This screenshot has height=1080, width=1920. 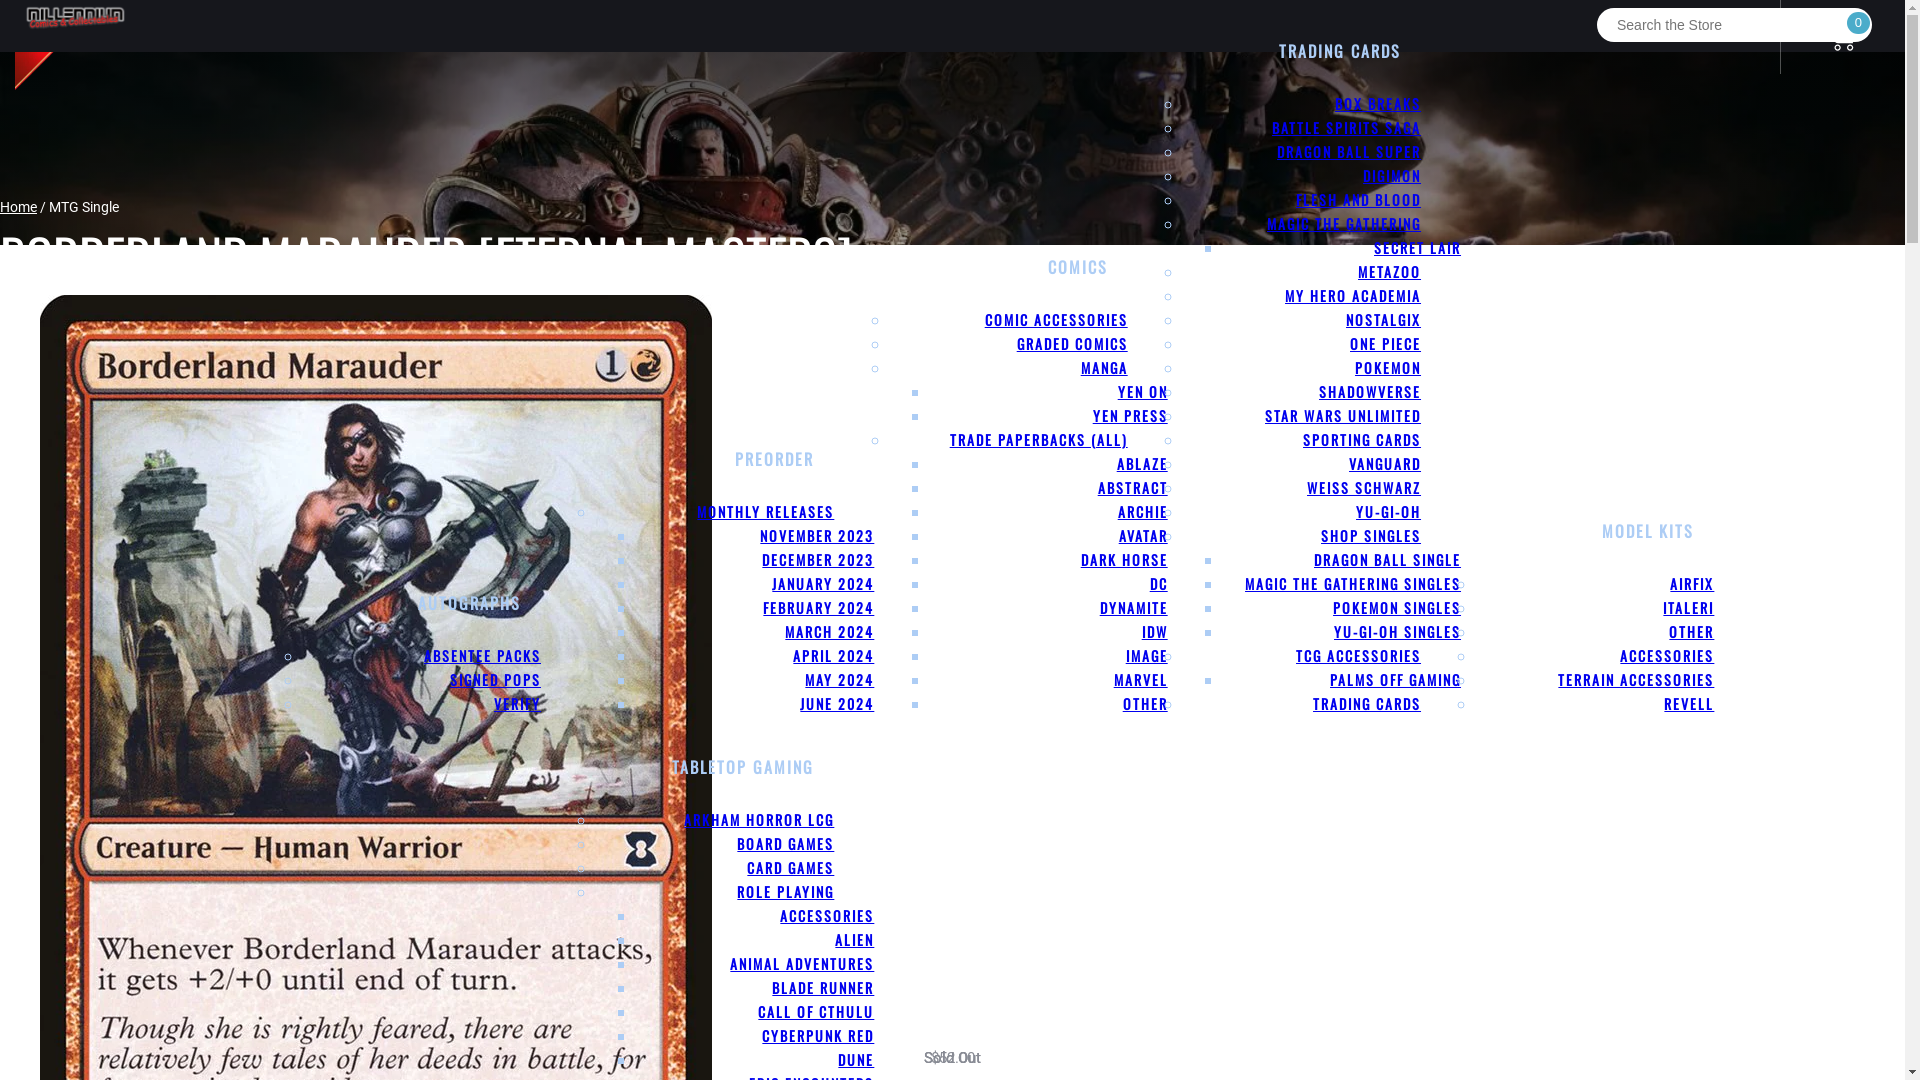 What do you see at coordinates (1394, 678) in the screenshot?
I see `'PALMS OFF GAMING'` at bounding box center [1394, 678].